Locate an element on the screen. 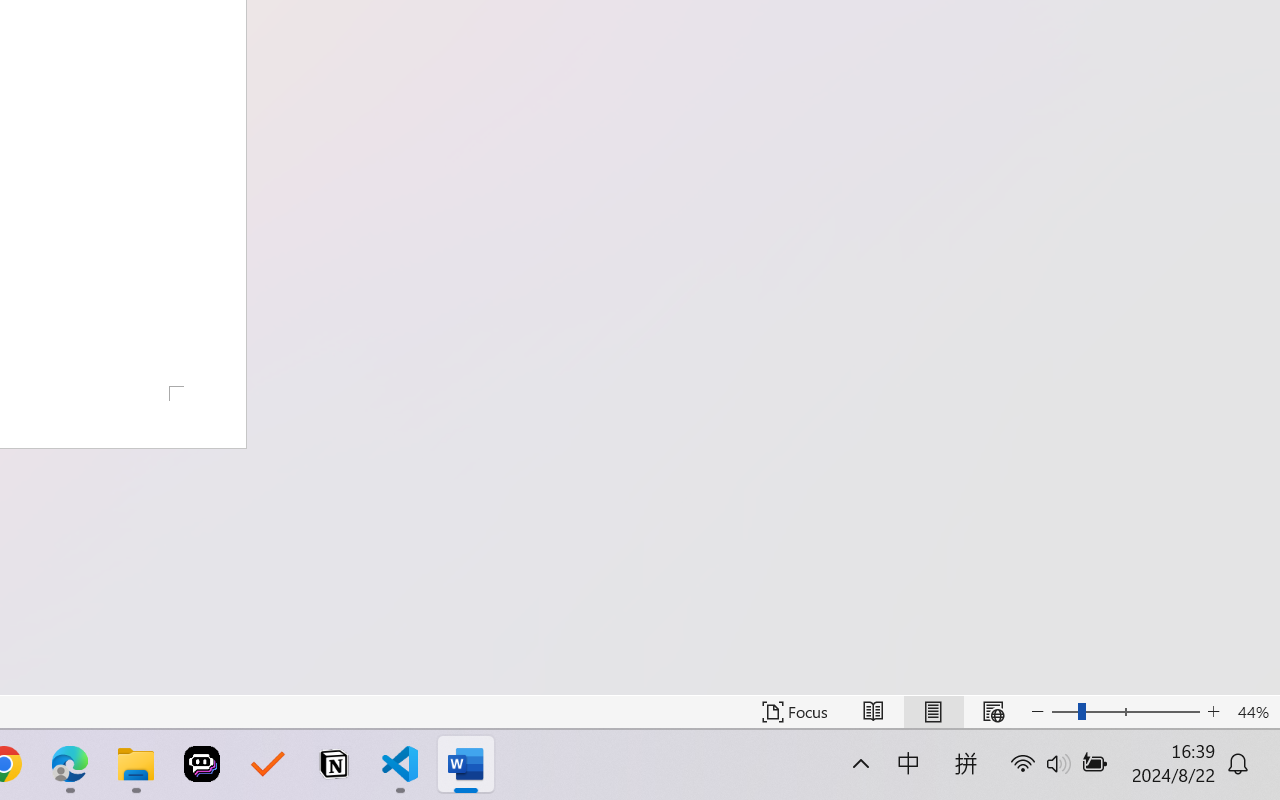  'Zoom 44%' is located at coordinates (1252, 711).